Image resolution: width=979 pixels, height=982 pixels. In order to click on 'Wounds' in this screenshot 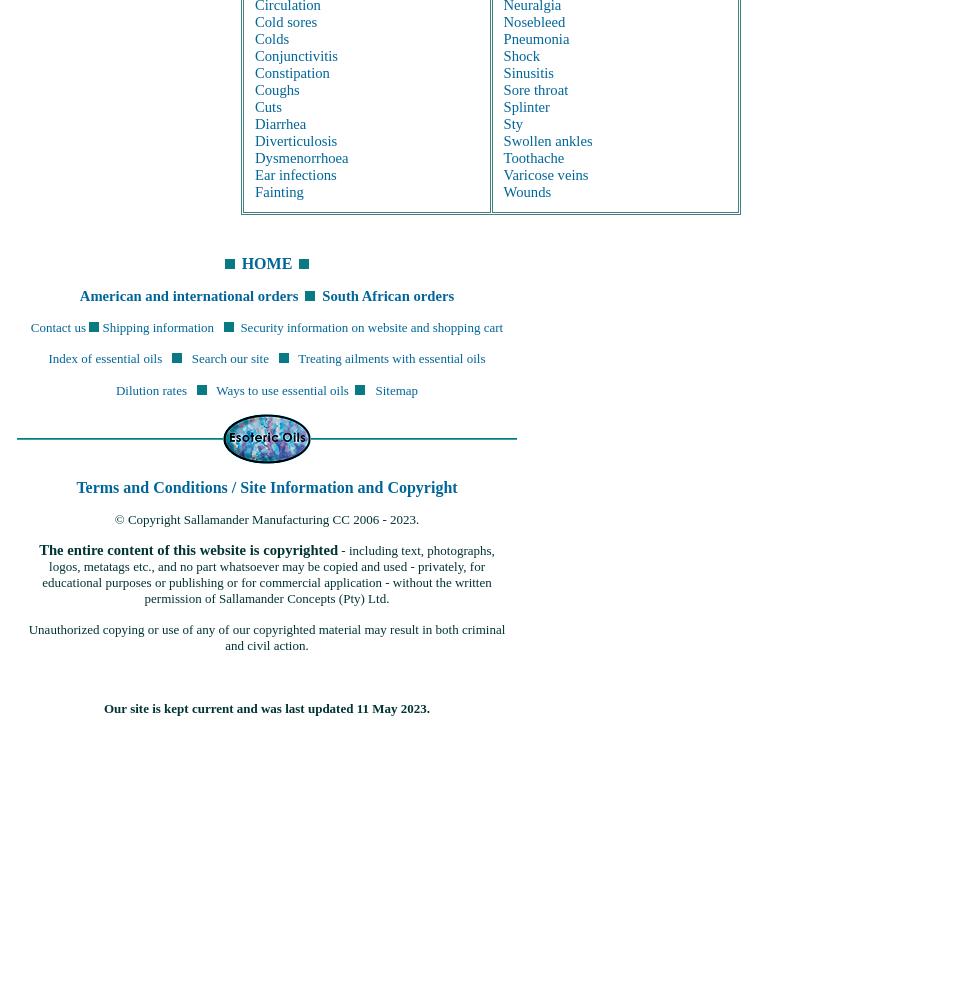, I will do `click(525, 189)`.